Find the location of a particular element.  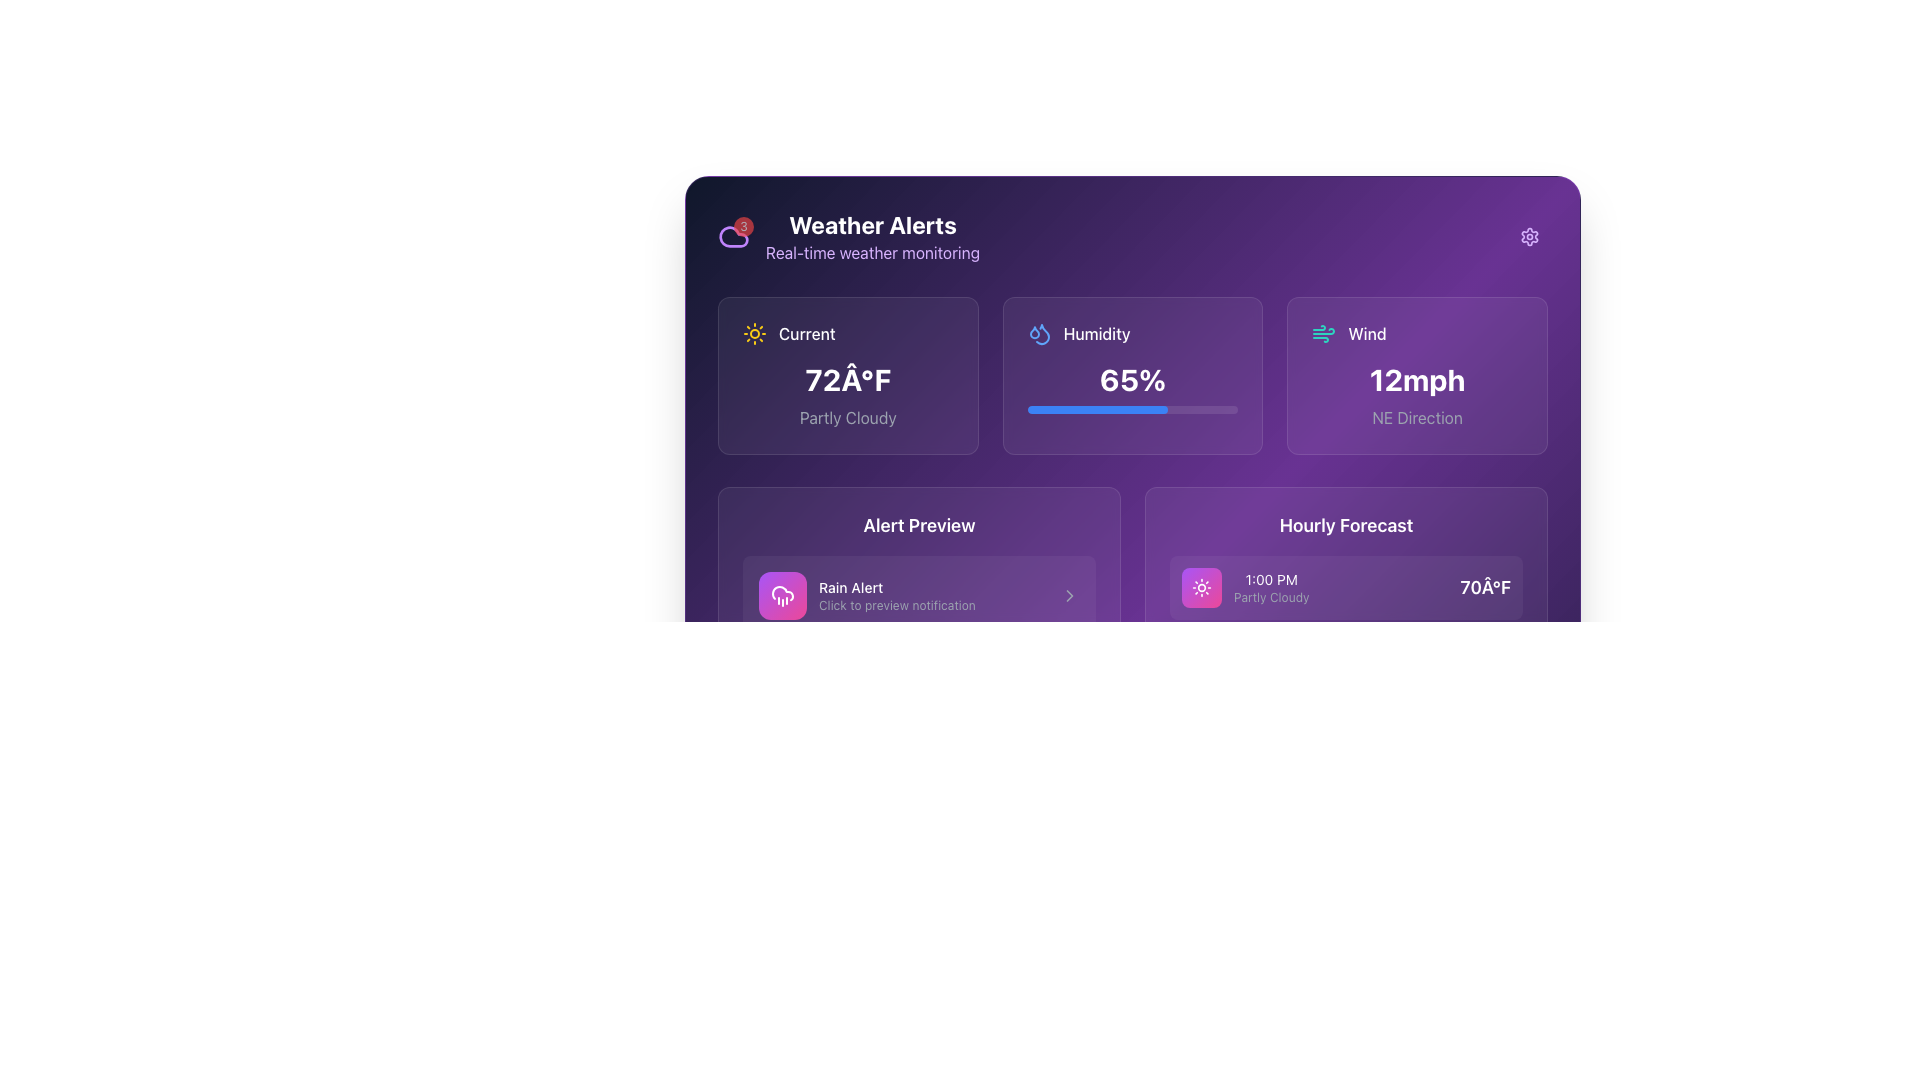

the Progress bar fill that visually represents the humidity level, located between the 'Current' and 'Wind' sections of the interface is located at coordinates (1096, 408).